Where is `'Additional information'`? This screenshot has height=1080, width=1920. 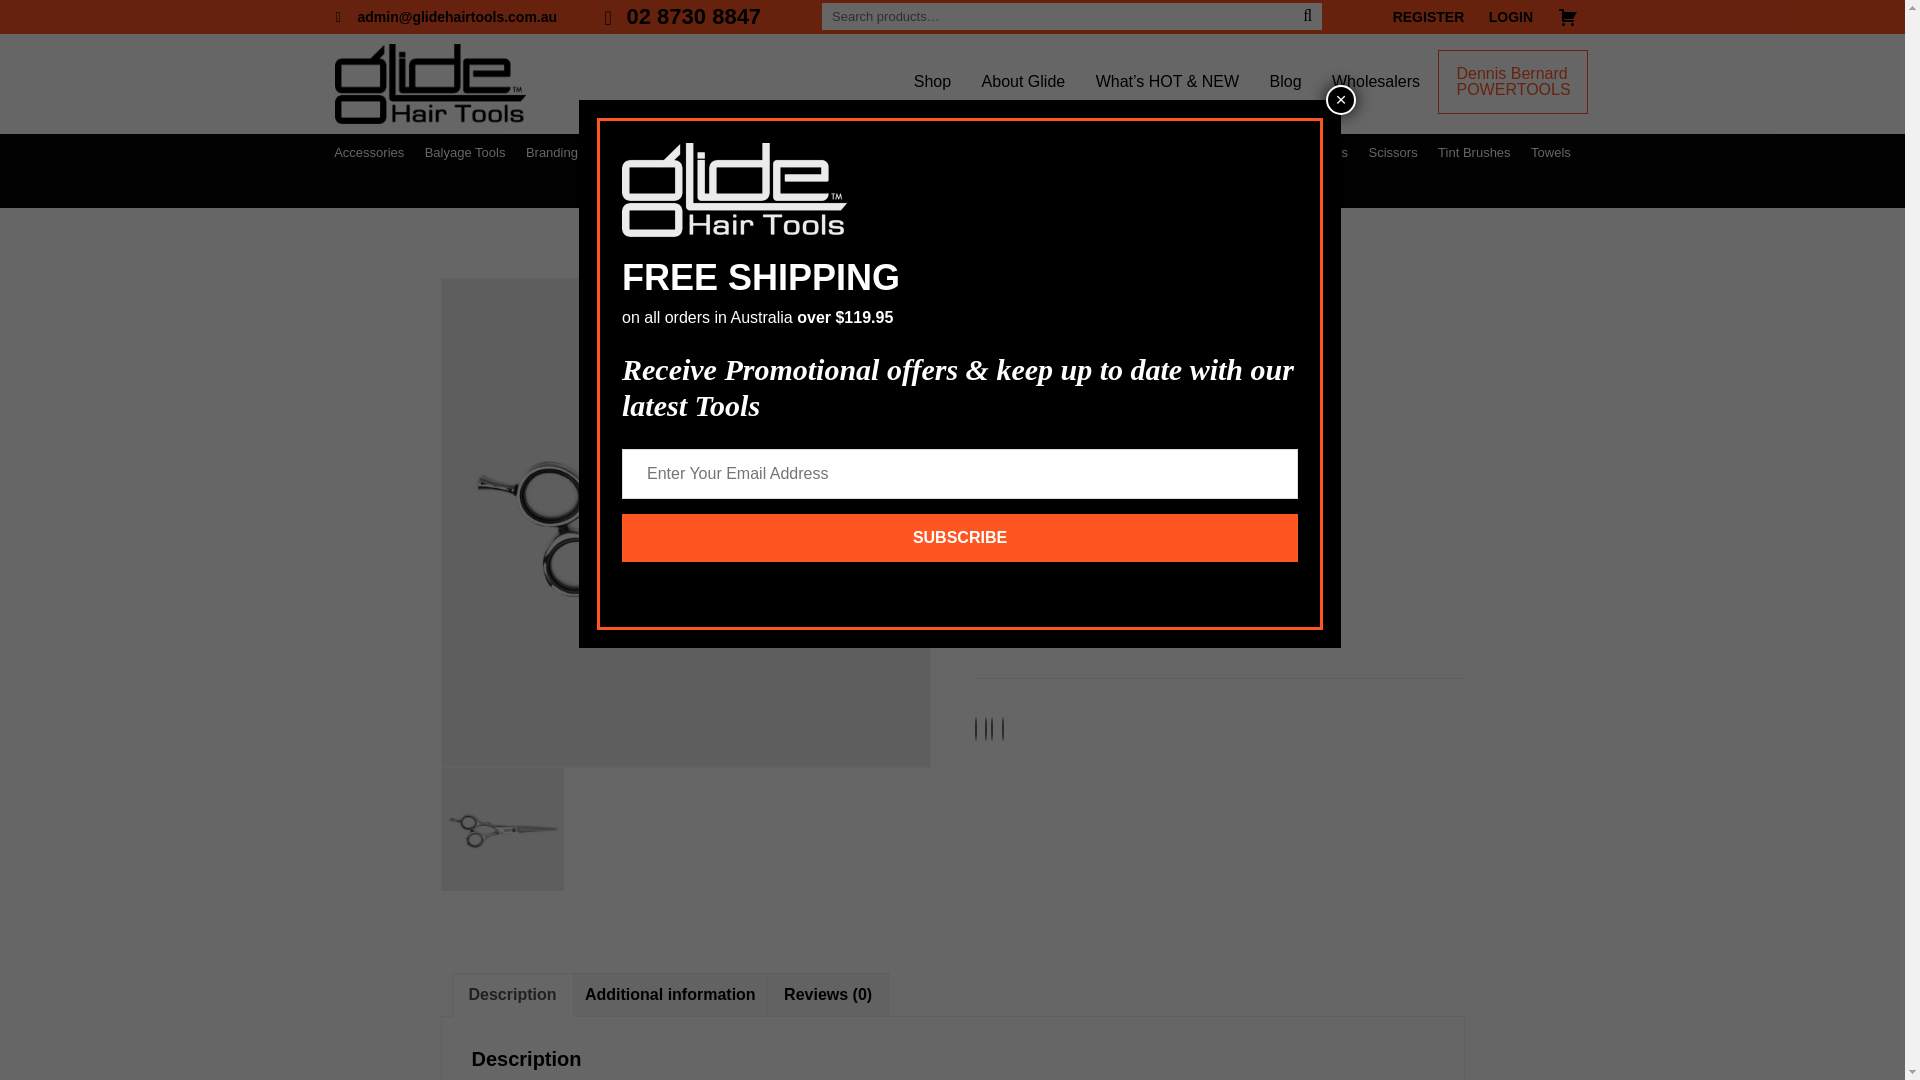
'Additional information' is located at coordinates (670, 995).